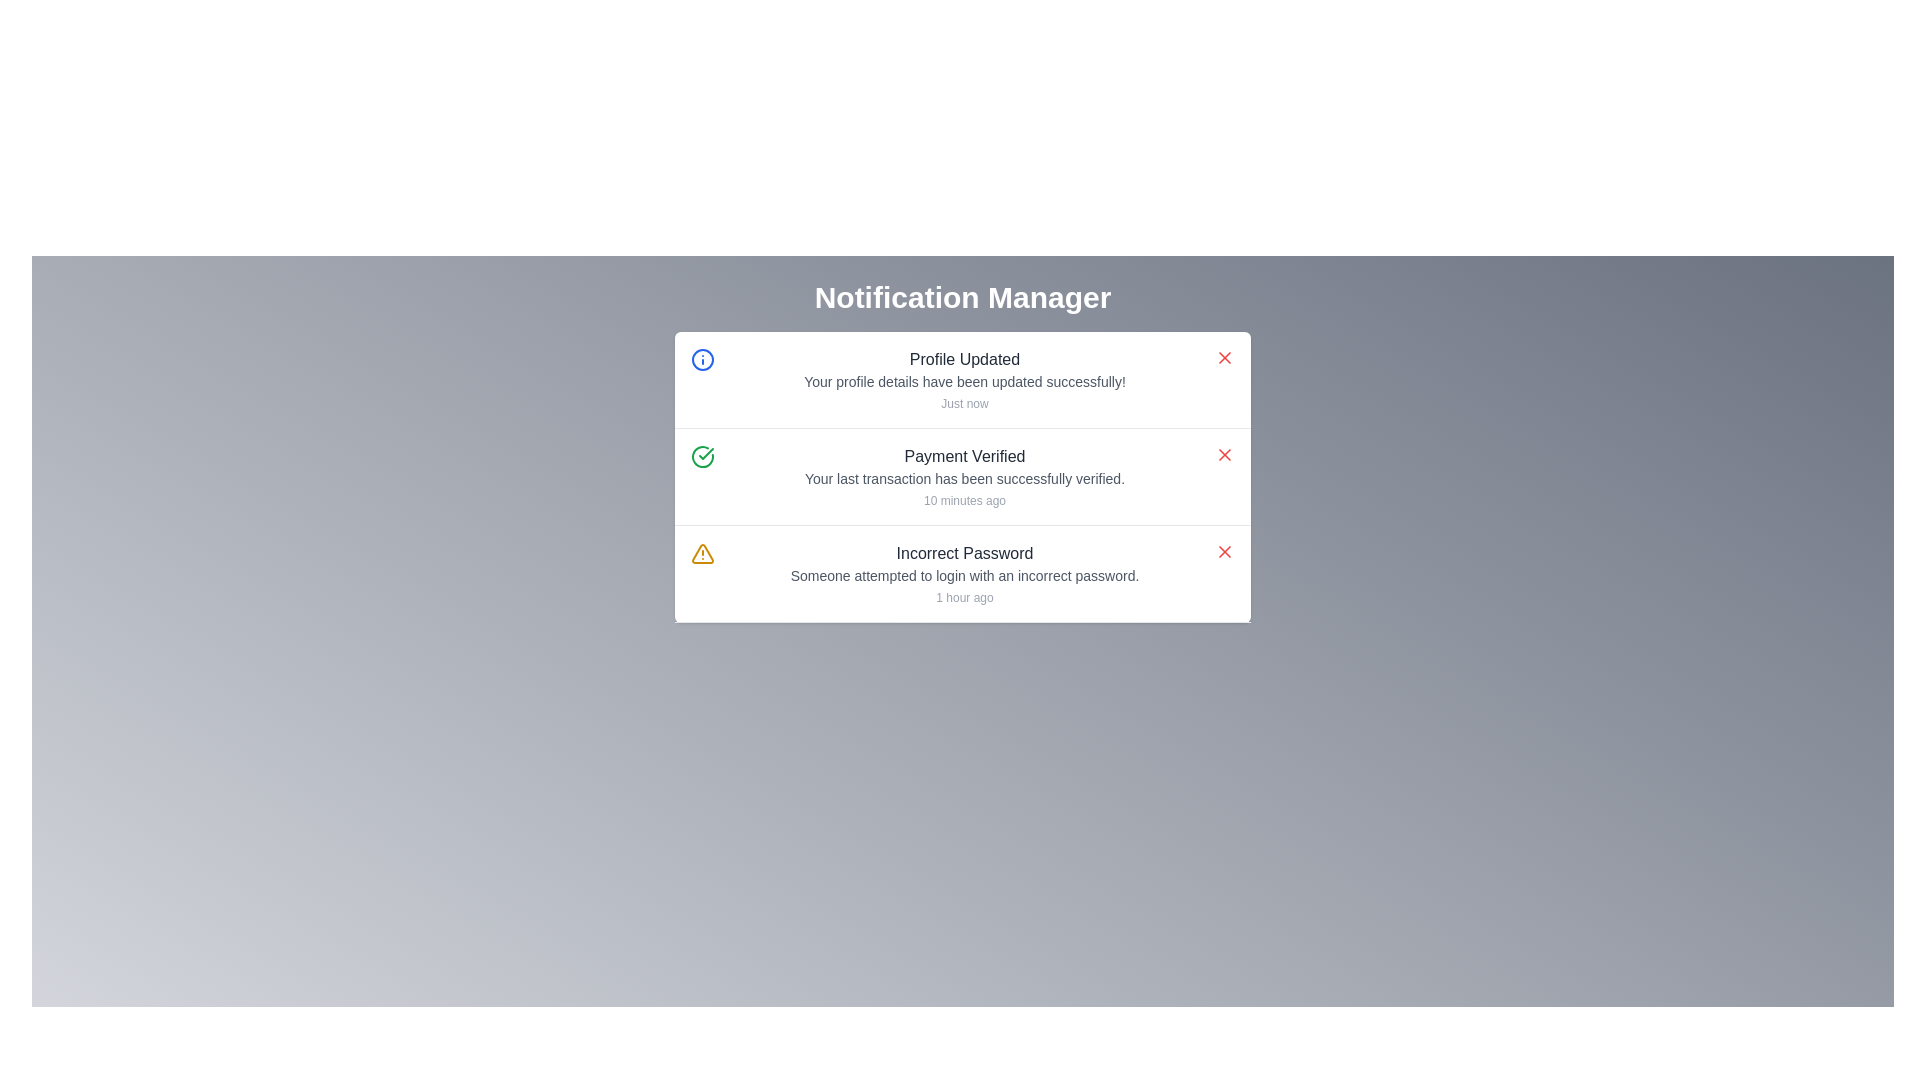  What do you see at coordinates (702, 554) in the screenshot?
I see `the warning icon representing the 'Incorrect Password' notification located at the bottom of the notification list to understand the notification type` at bounding box center [702, 554].